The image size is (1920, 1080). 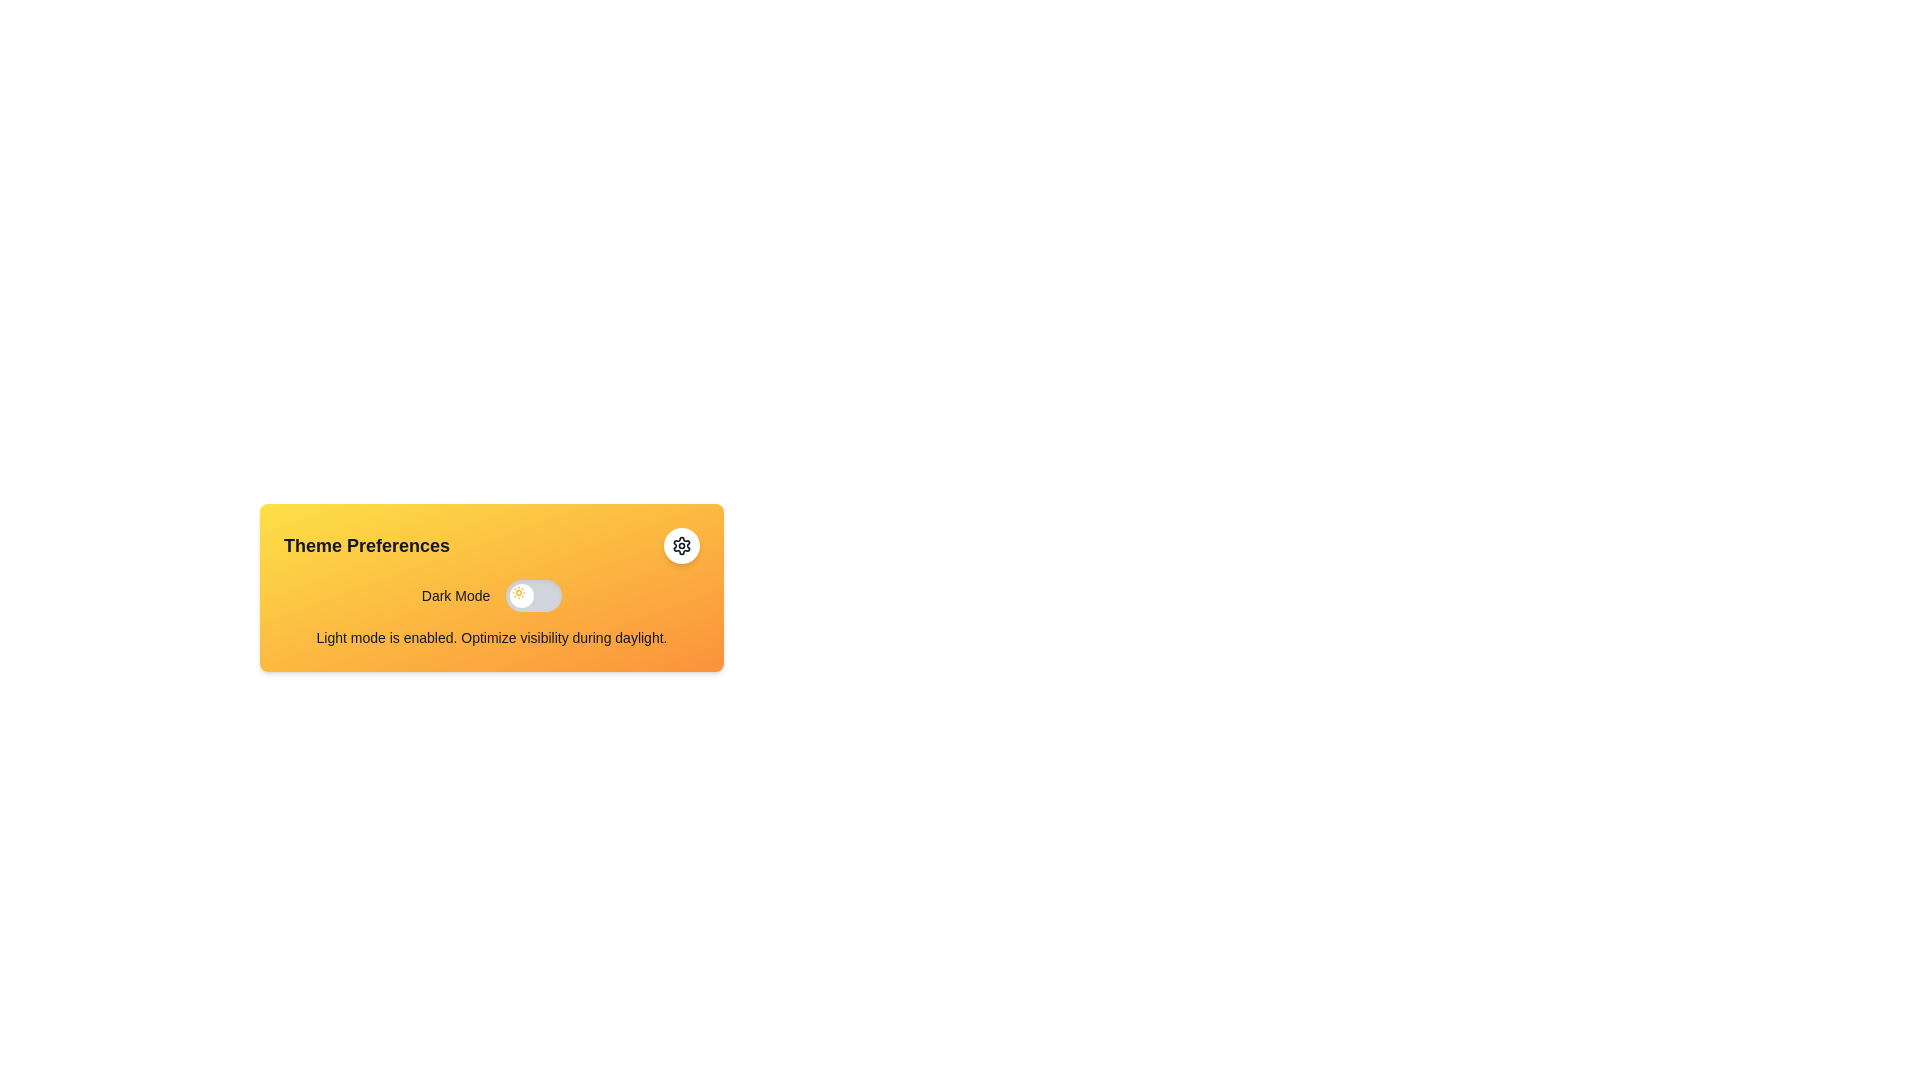 I want to click on the icon in the 'Theme Preferences' Settings card, so click(x=491, y=586).